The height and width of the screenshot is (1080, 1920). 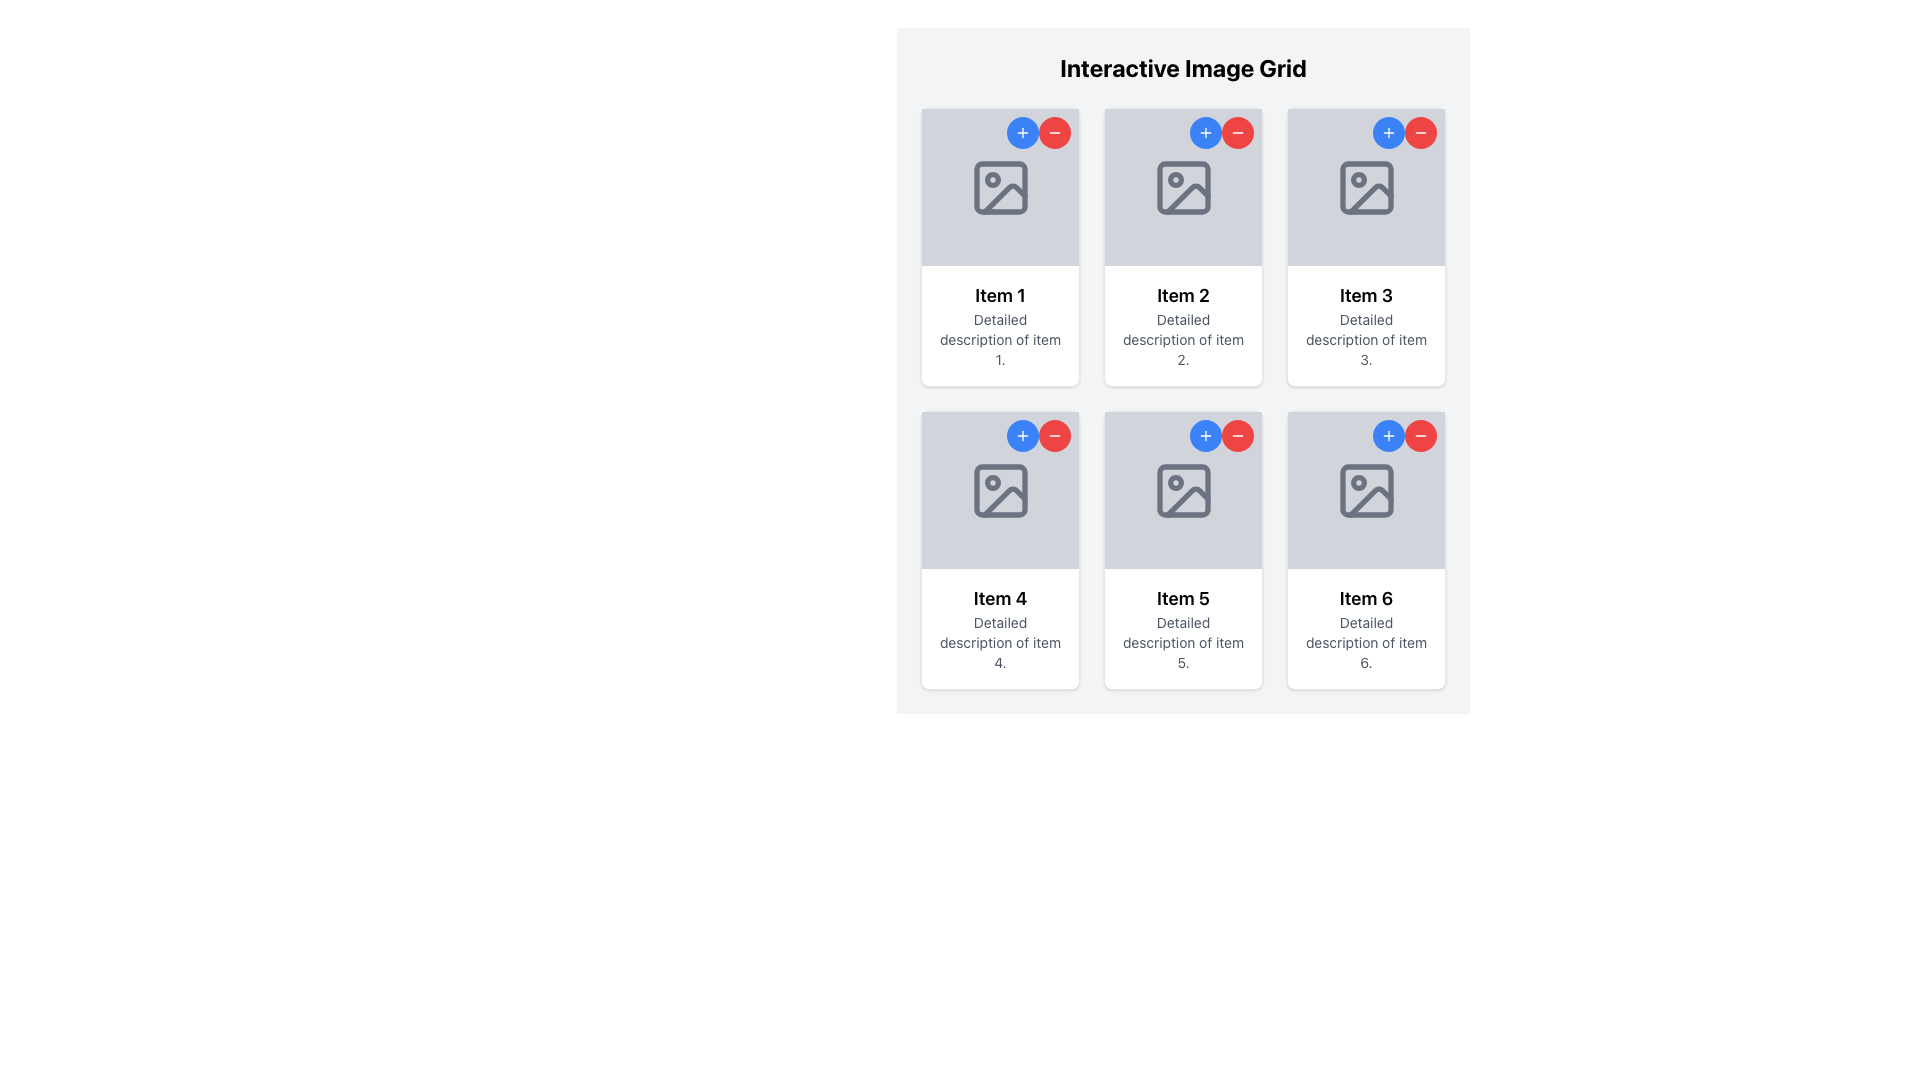 What do you see at coordinates (1237, 434) in the screenshot?
I see `the red 'minus' icon located in the top-right corner of the 'Item 5' card within the interactive image grid, which is part of a red button aligned to the right of a blue button` at bounding box center [1237, 434].